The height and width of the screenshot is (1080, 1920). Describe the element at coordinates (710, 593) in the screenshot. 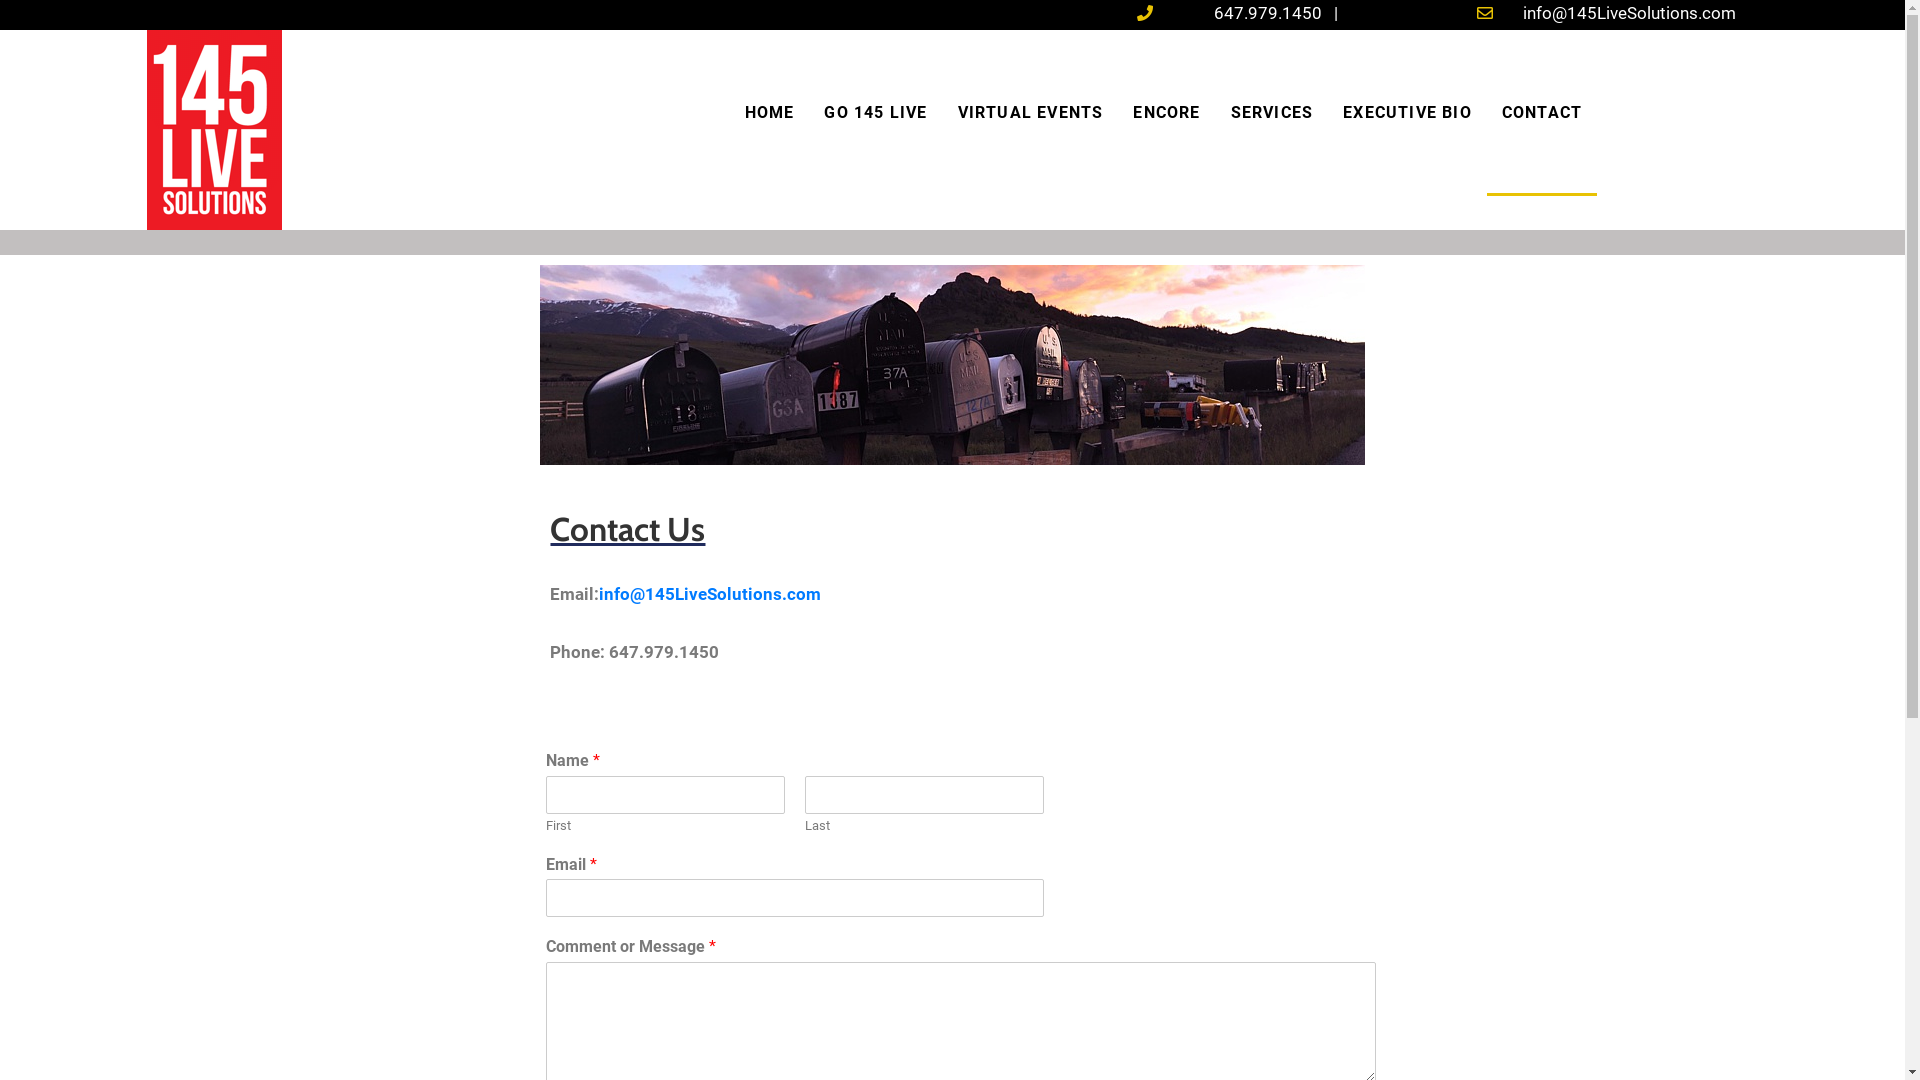

I see `'info@145LiveSolutions.com'` at that location.